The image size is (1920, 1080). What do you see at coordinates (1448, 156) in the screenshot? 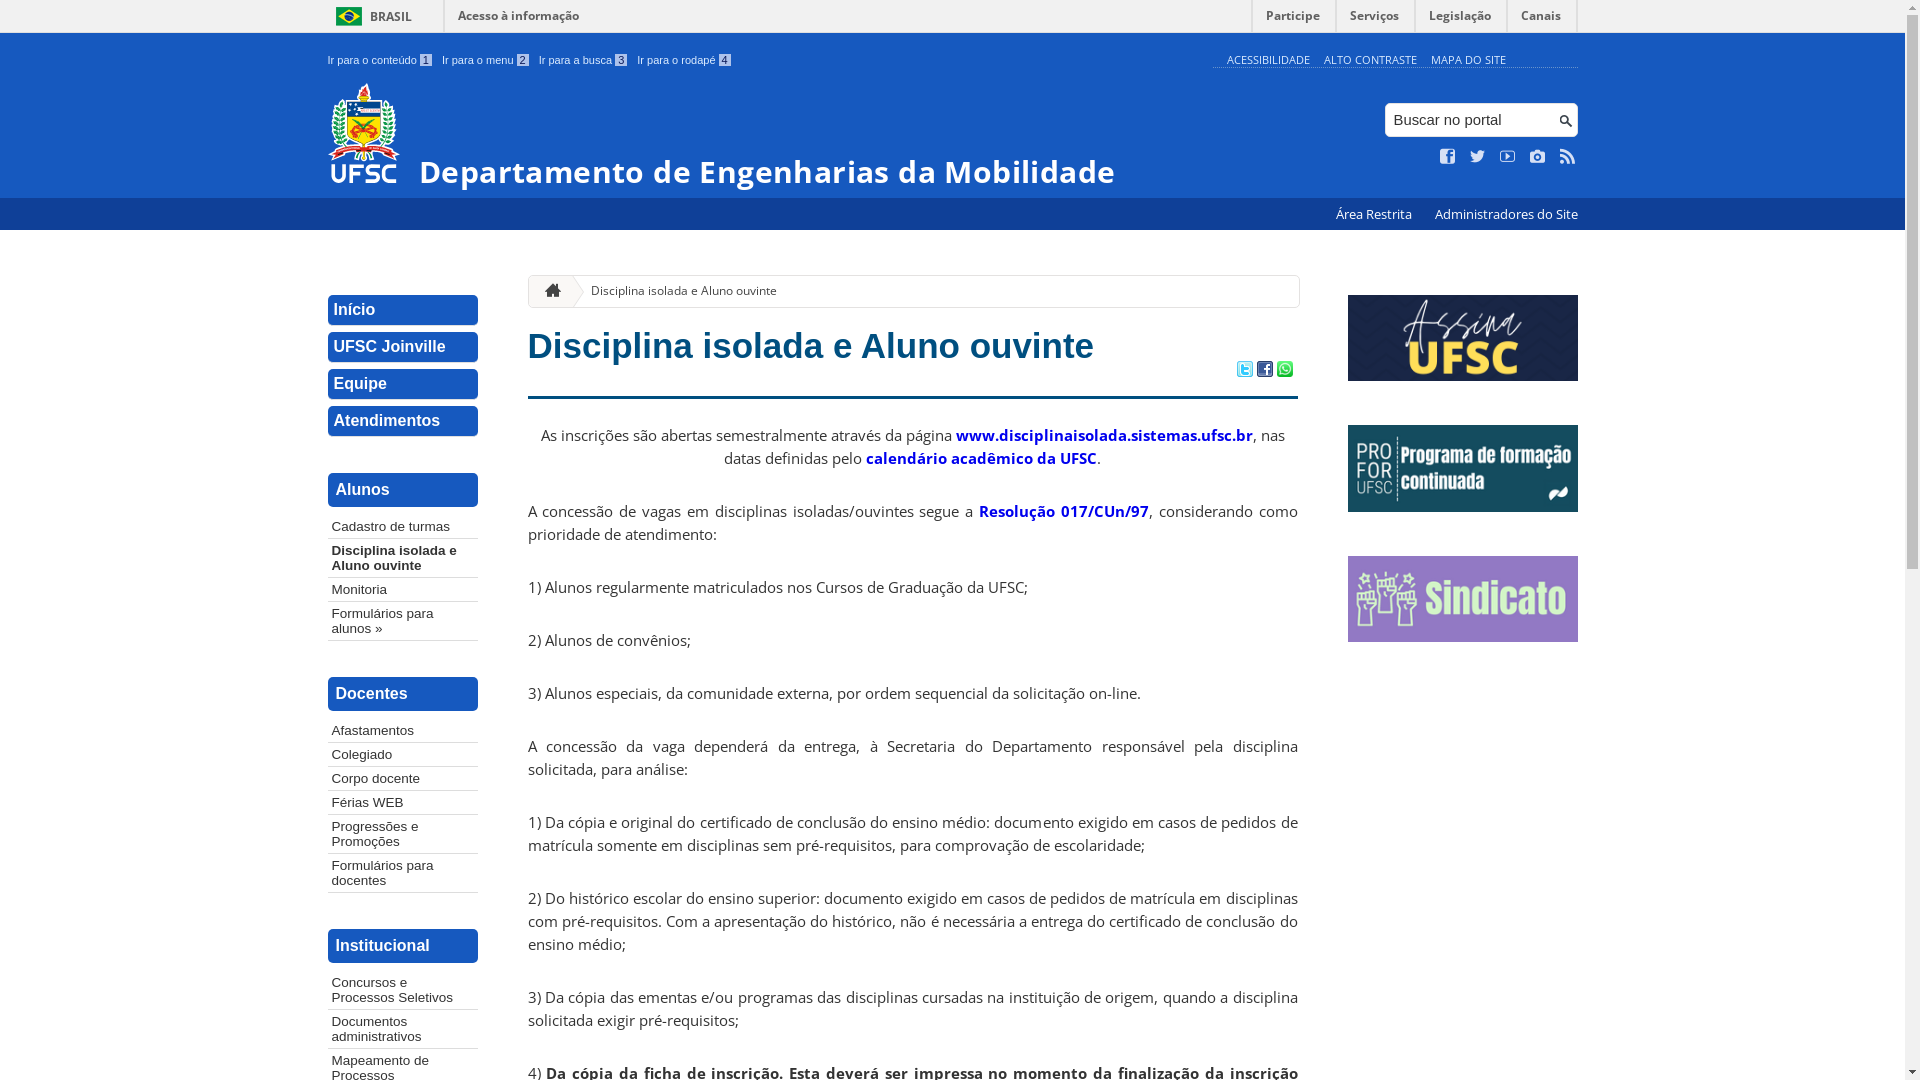
I see `'Curta no Facebook'` at bounding box center [1448, 156].